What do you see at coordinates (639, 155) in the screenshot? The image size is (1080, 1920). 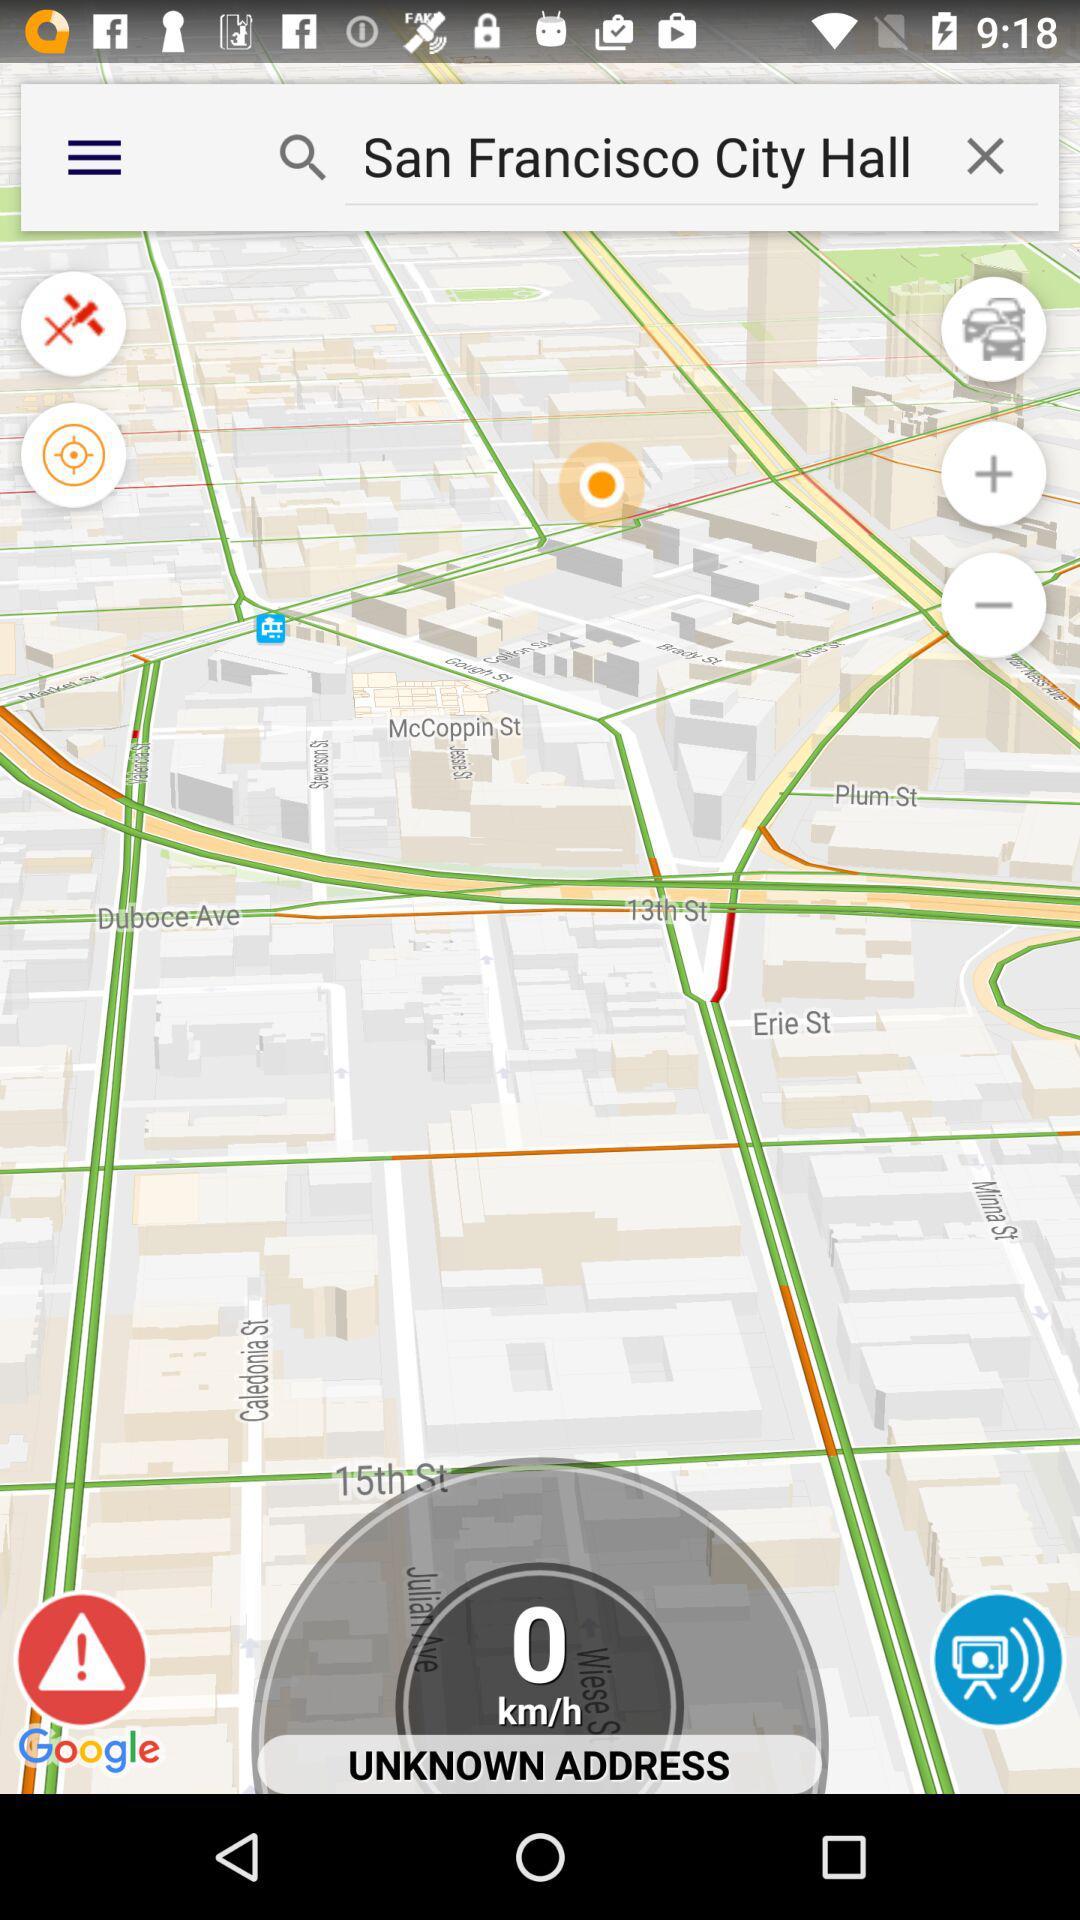 I see `search the place san francisco city hall` at bounding box center [639, 155].